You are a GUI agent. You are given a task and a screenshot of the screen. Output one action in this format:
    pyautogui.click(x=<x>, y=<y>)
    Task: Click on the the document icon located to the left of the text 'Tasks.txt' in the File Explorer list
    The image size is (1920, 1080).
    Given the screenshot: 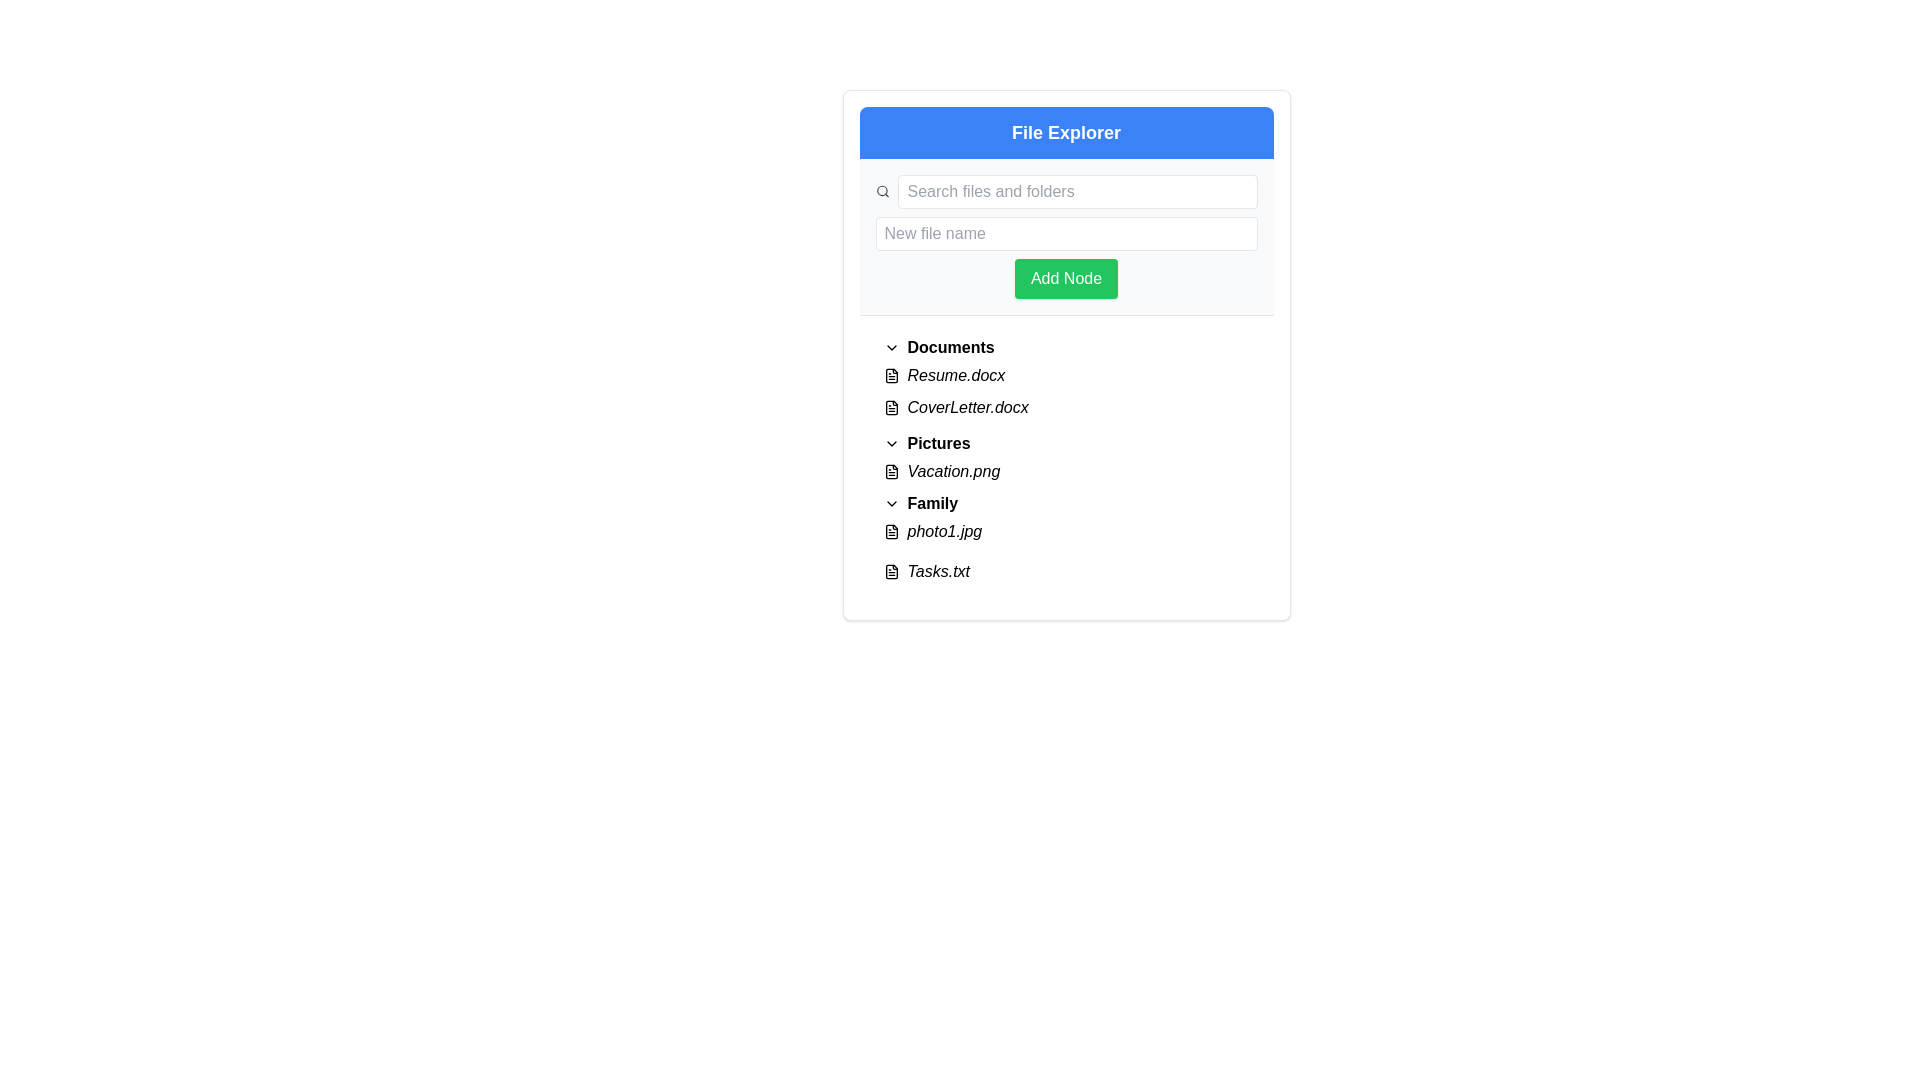 What is the action you would take?
    pyautogui.click(x=890, y=571)
    